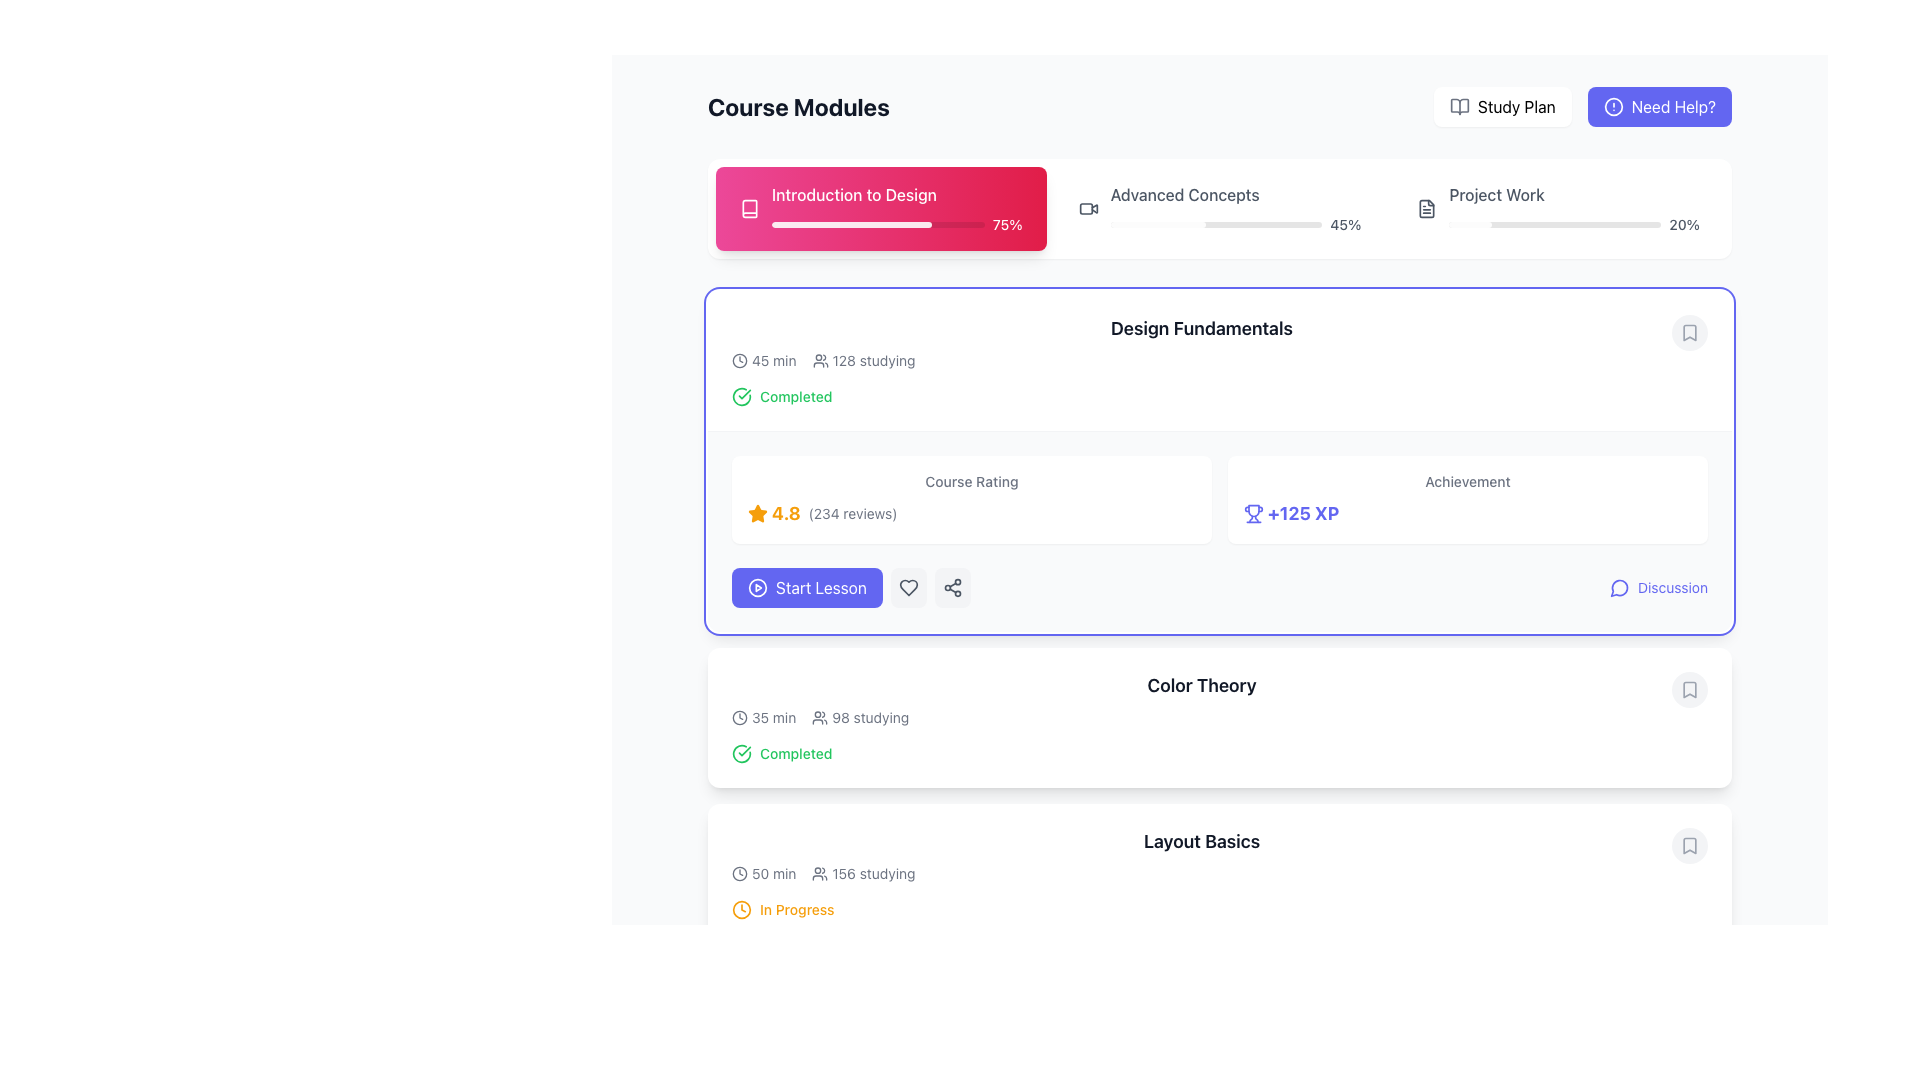 The image size is (1920, 1080). I want to click on the SVG-based clock icon located to the left of the text '35 min' in the 'Color Theory' section of the course overview interface, so click(738, 716).